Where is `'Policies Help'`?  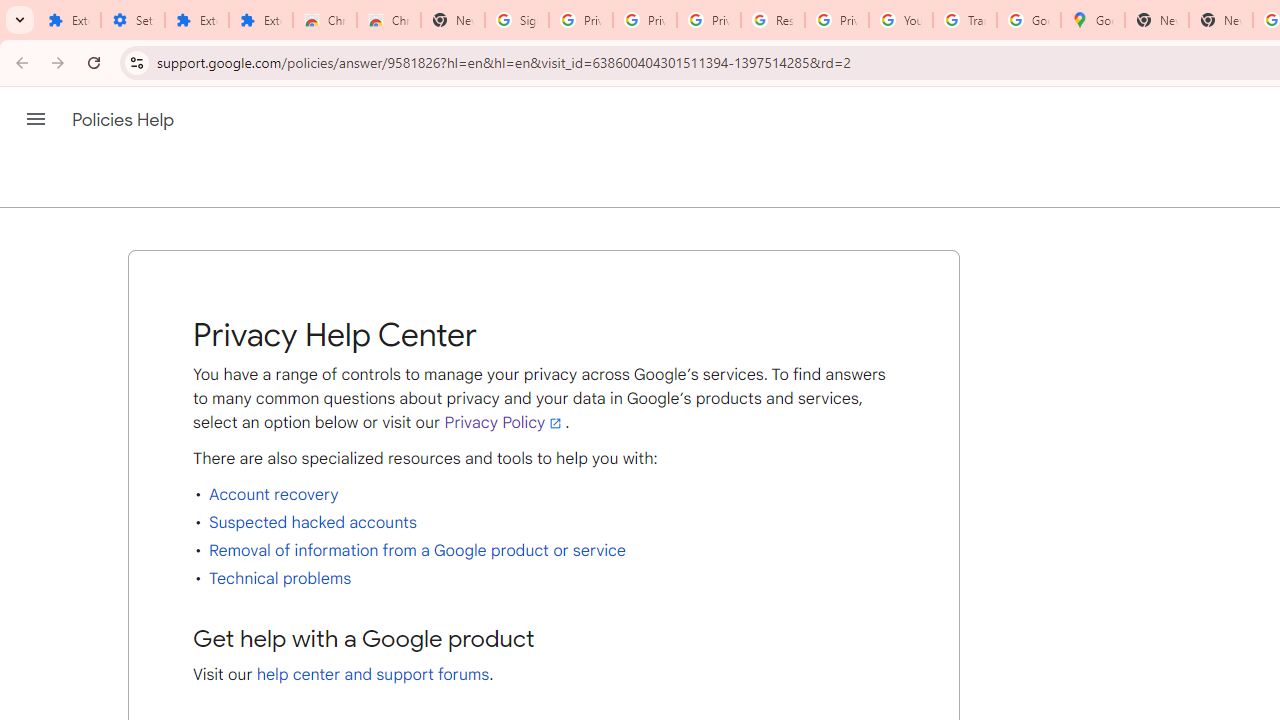 'Policies Help' is located at coordinates (123, 119).